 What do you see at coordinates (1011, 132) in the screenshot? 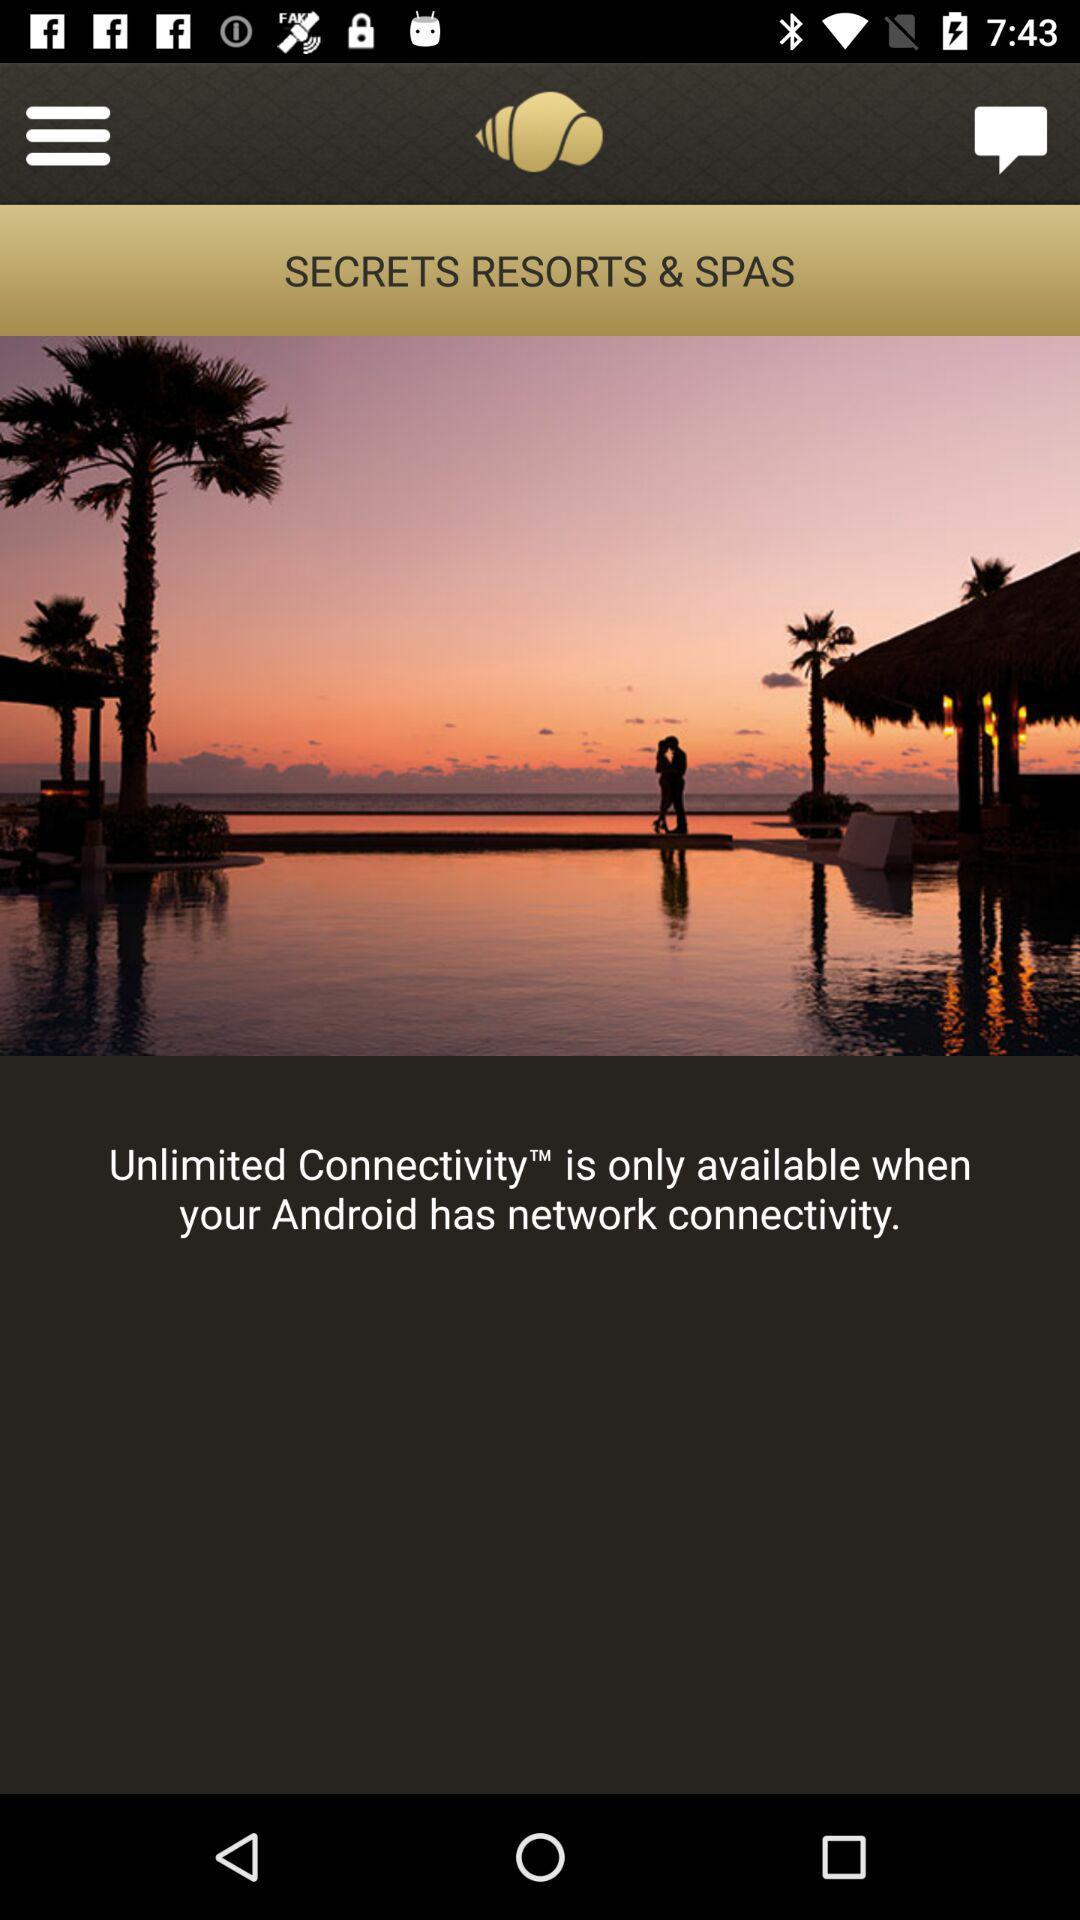
I see `the chat icon` at bounding box center [1011, 132].